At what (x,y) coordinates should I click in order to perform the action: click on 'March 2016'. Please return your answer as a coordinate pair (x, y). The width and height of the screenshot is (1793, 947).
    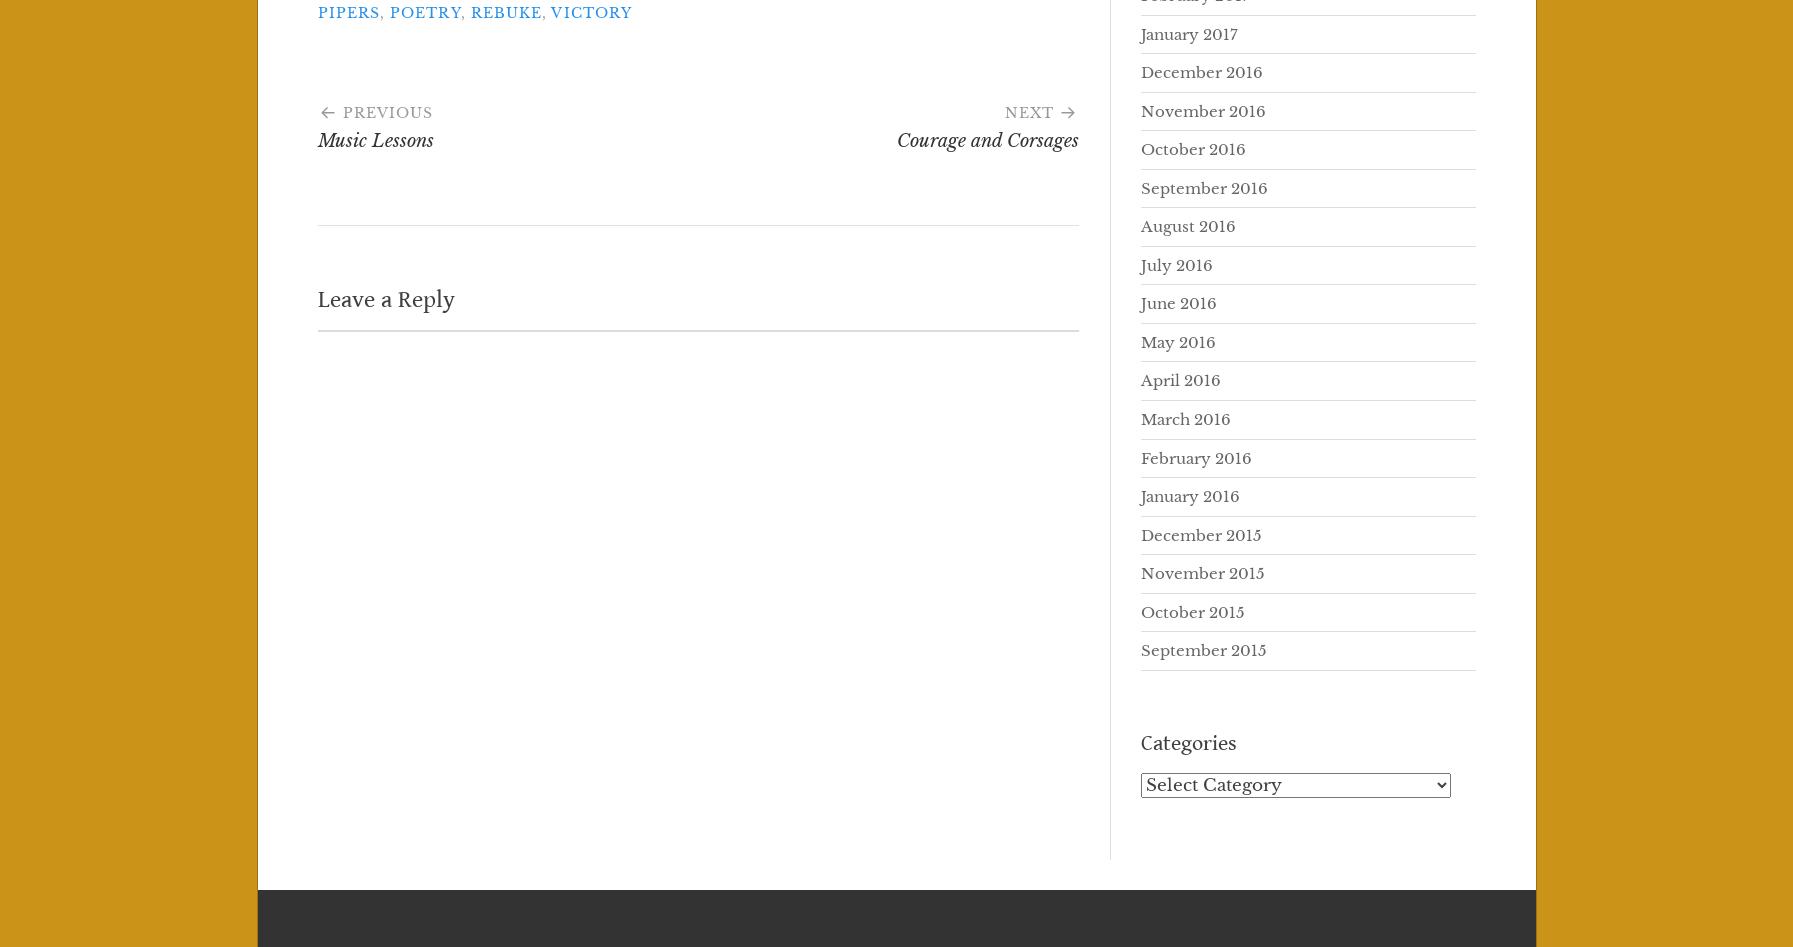
    Looking at the image, I should click on (1184, 419).